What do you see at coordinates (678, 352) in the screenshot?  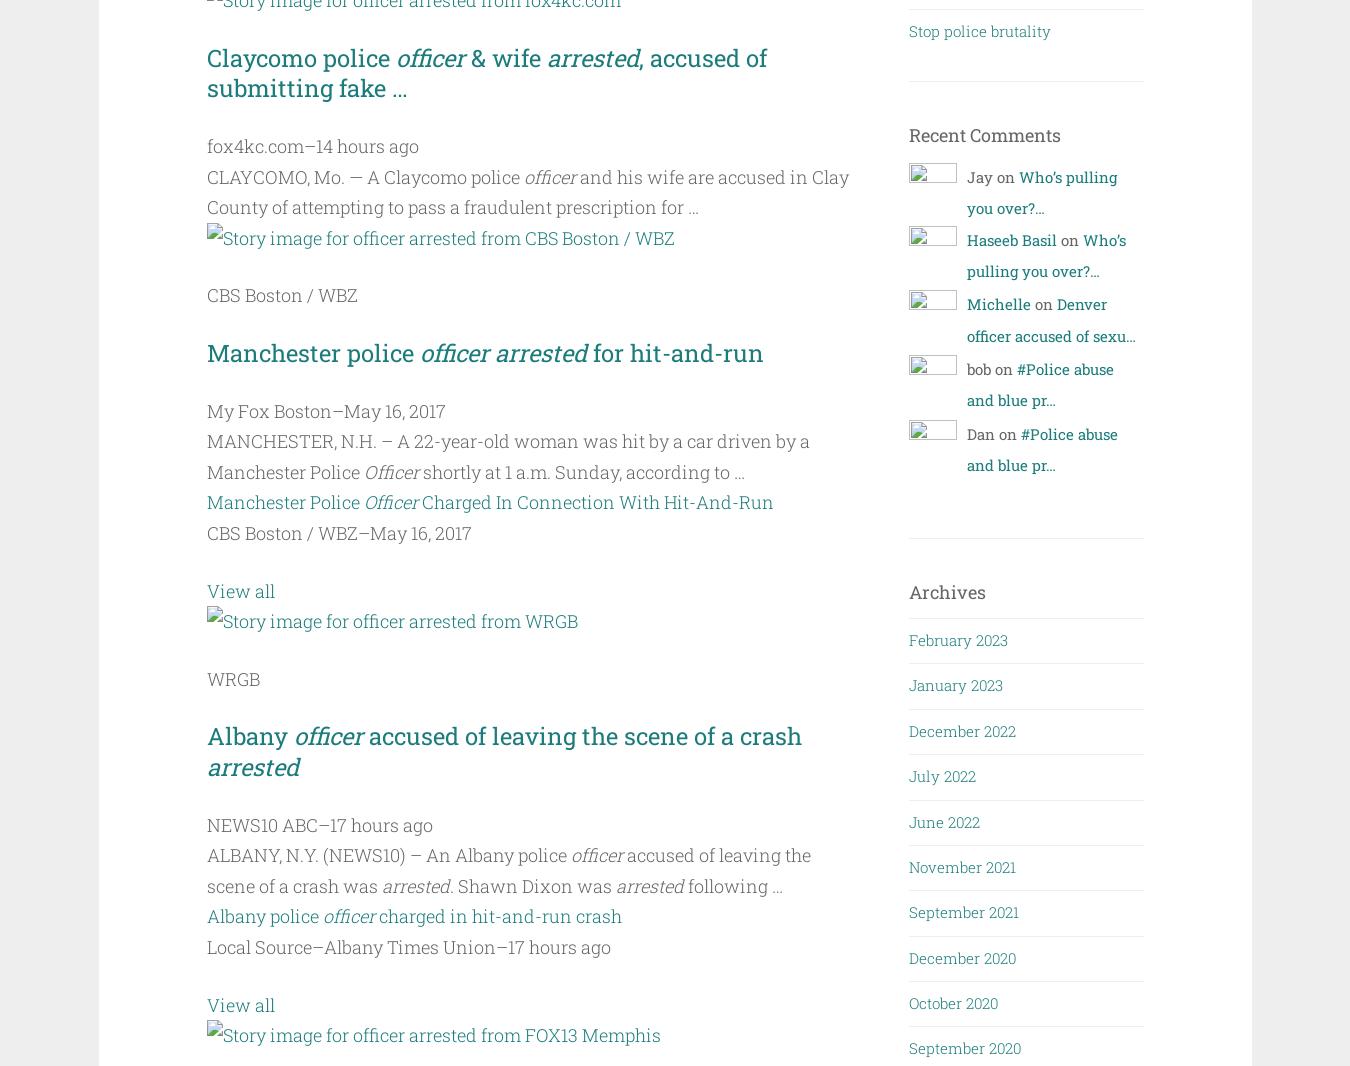 I see `'for hit-and-run'` at bounding box center [678, 352].